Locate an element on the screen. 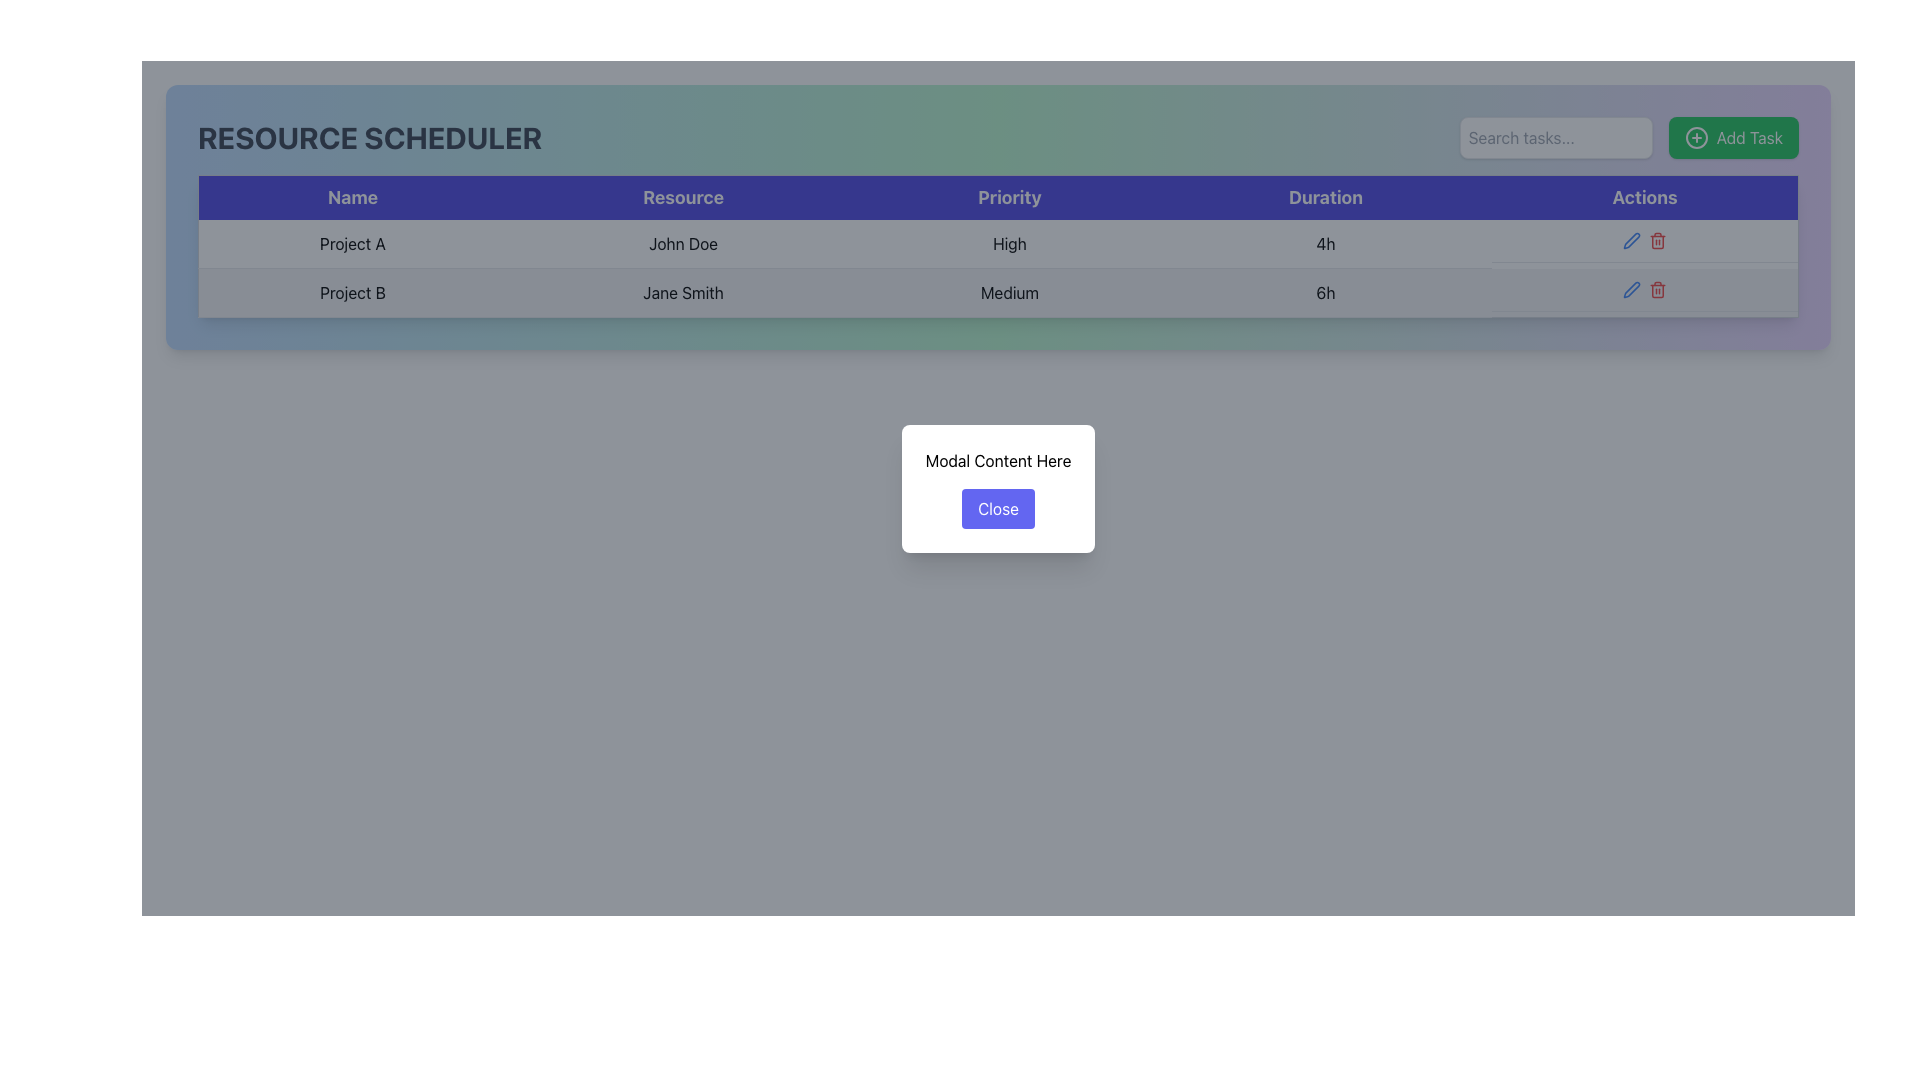 This screenshot has width=1920, height=1080. the purple navbar segment containing the table headers 'Name', 'Resource', 'Priority', 'Duration', and 'Actions', located directly beneath the 'RESOURCE SCHEDULER' title is located at coordinates (998, 197).